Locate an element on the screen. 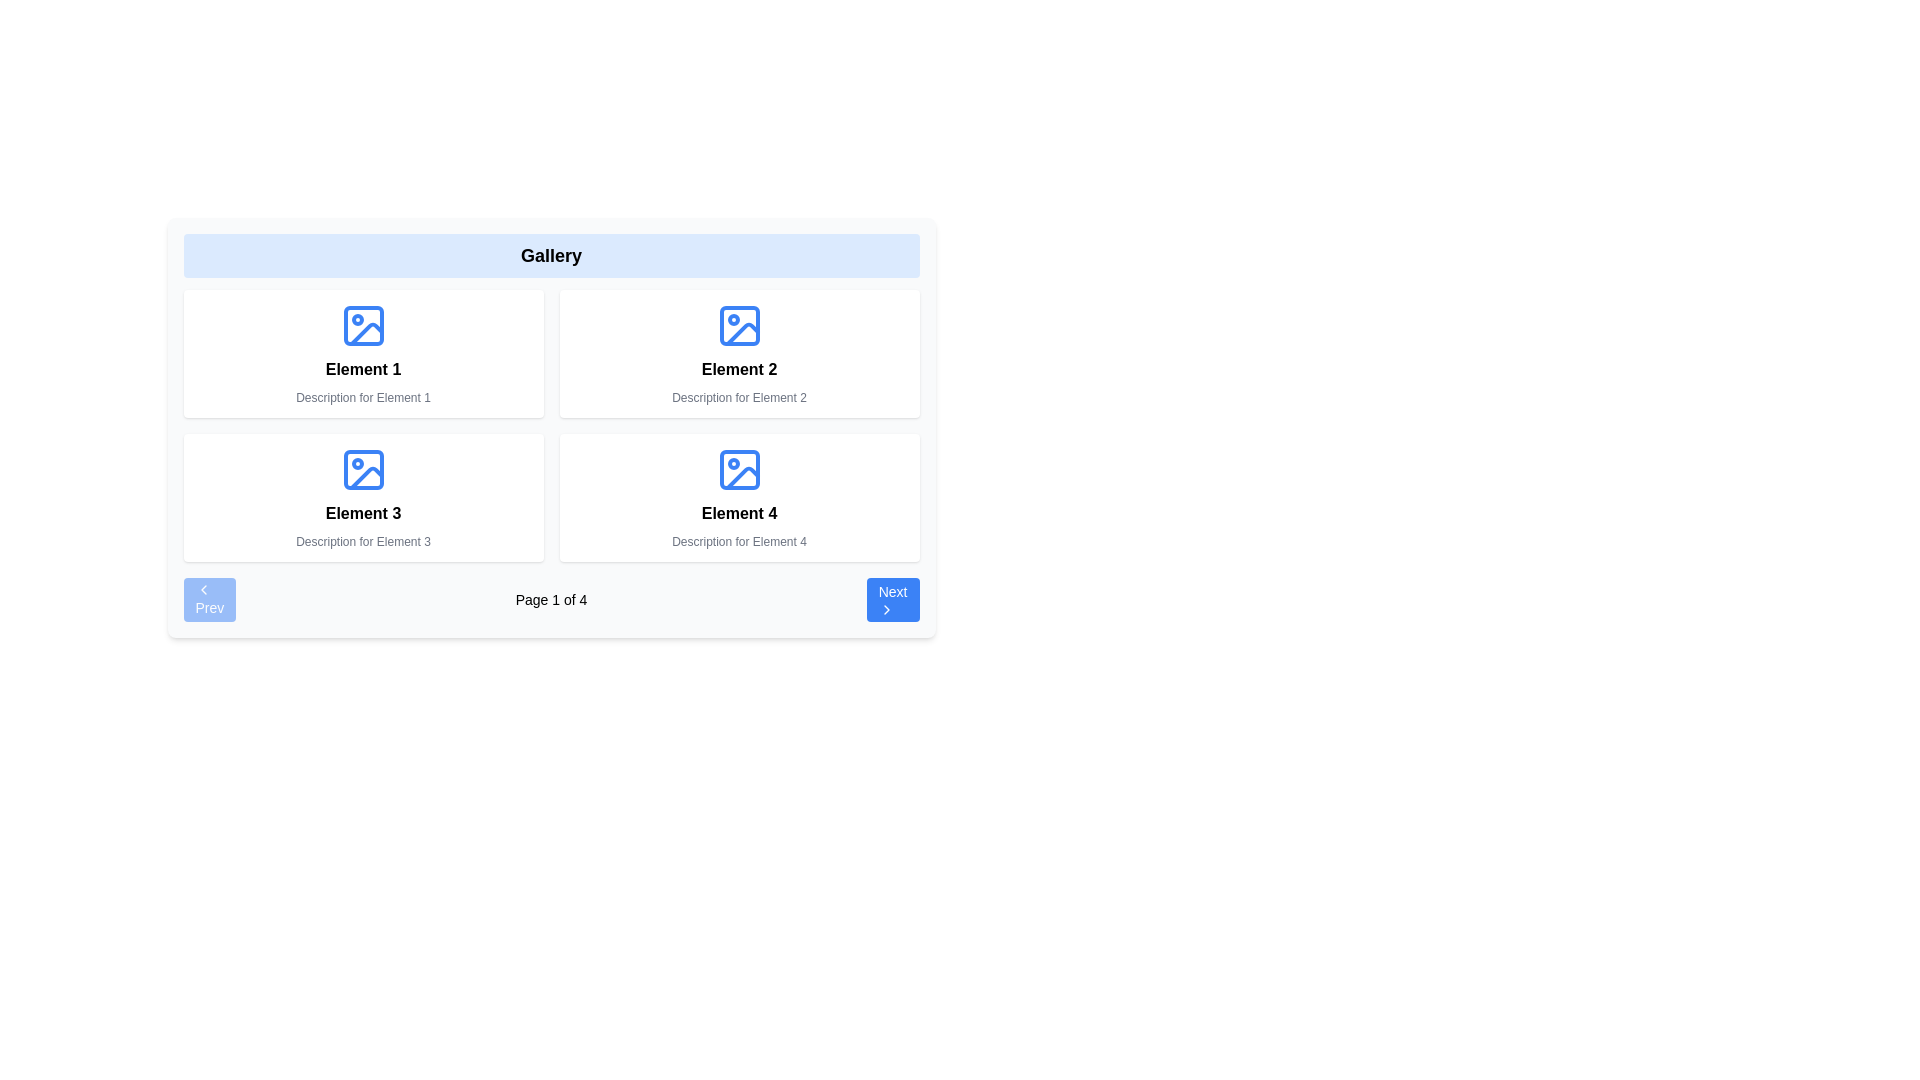 The height and width of the screenshot is (1080, 1920). the Text label displaying 'Element 3' located in the bottom-left quadrant of the grid, below the image icon is located at coordinates (363, 512).